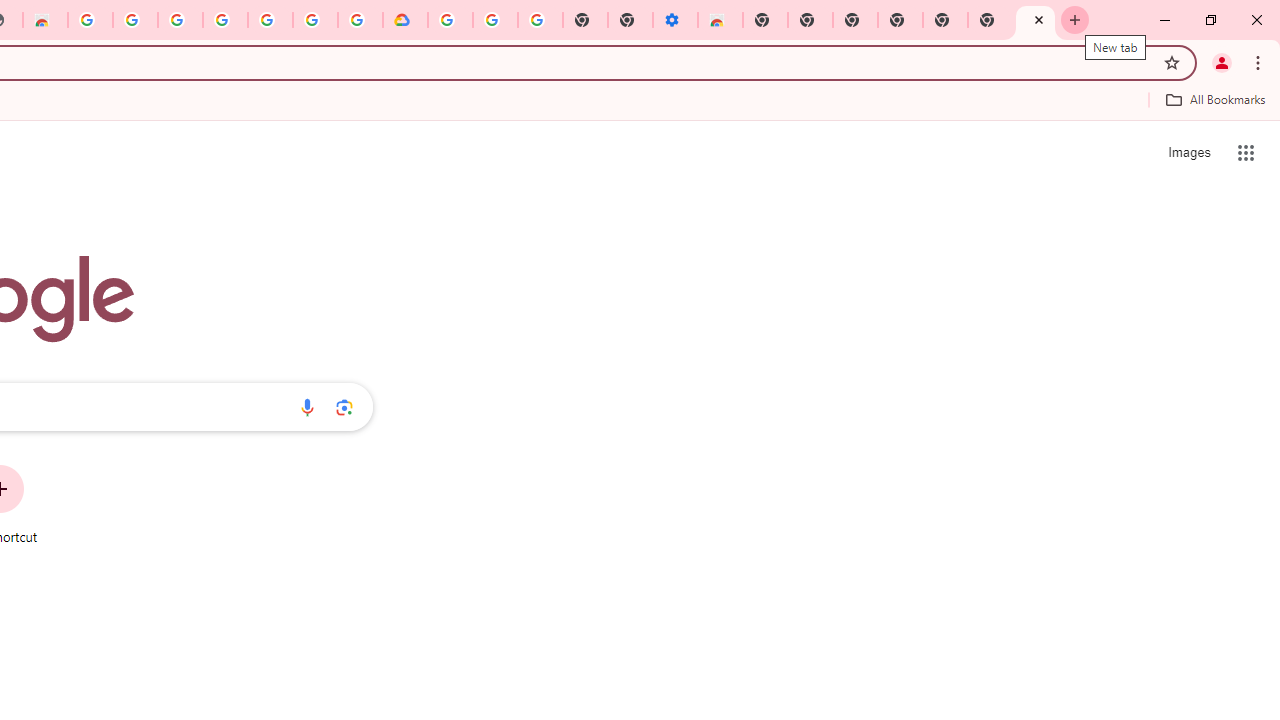 The image size is (1280, 720). What do you see at coordinates (495, 20) in the screenshot?
I see `'Google Account Help'` at bounding box center [495, 20].